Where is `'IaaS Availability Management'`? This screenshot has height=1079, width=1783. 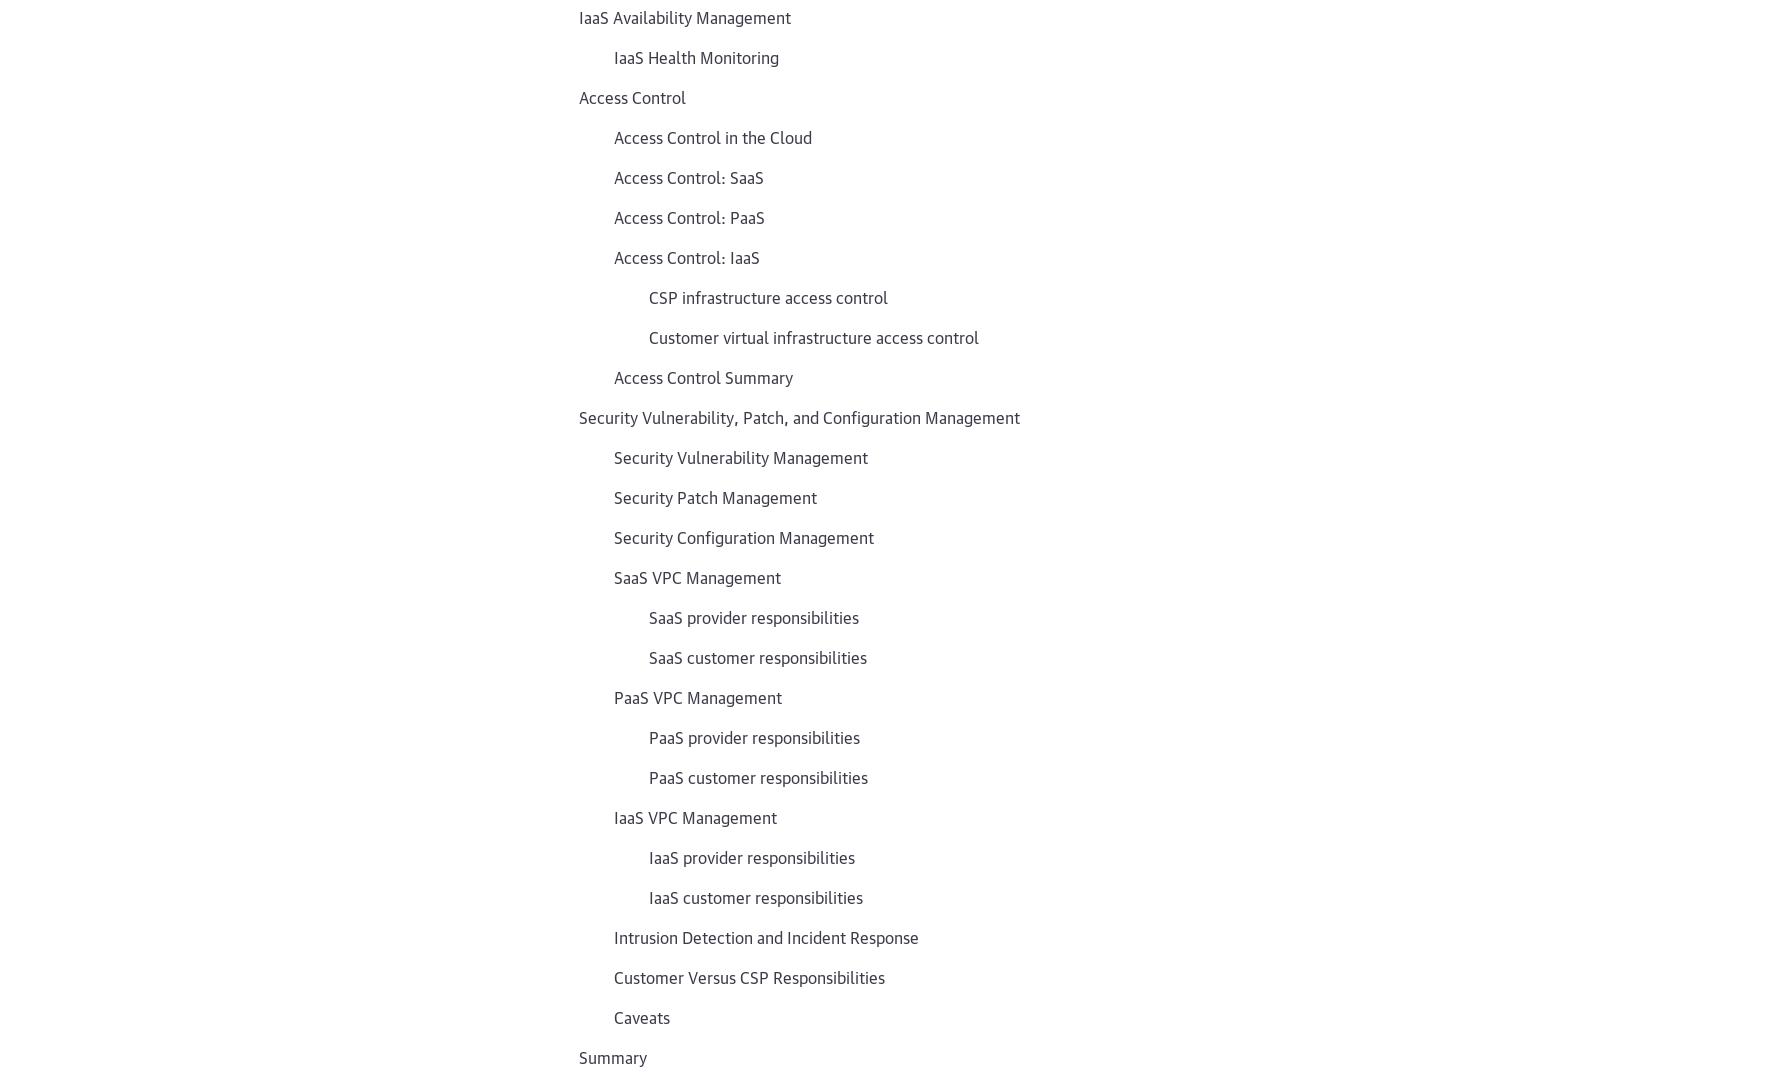 'IaaS Availability Management' is located at coordinates (685, 15).